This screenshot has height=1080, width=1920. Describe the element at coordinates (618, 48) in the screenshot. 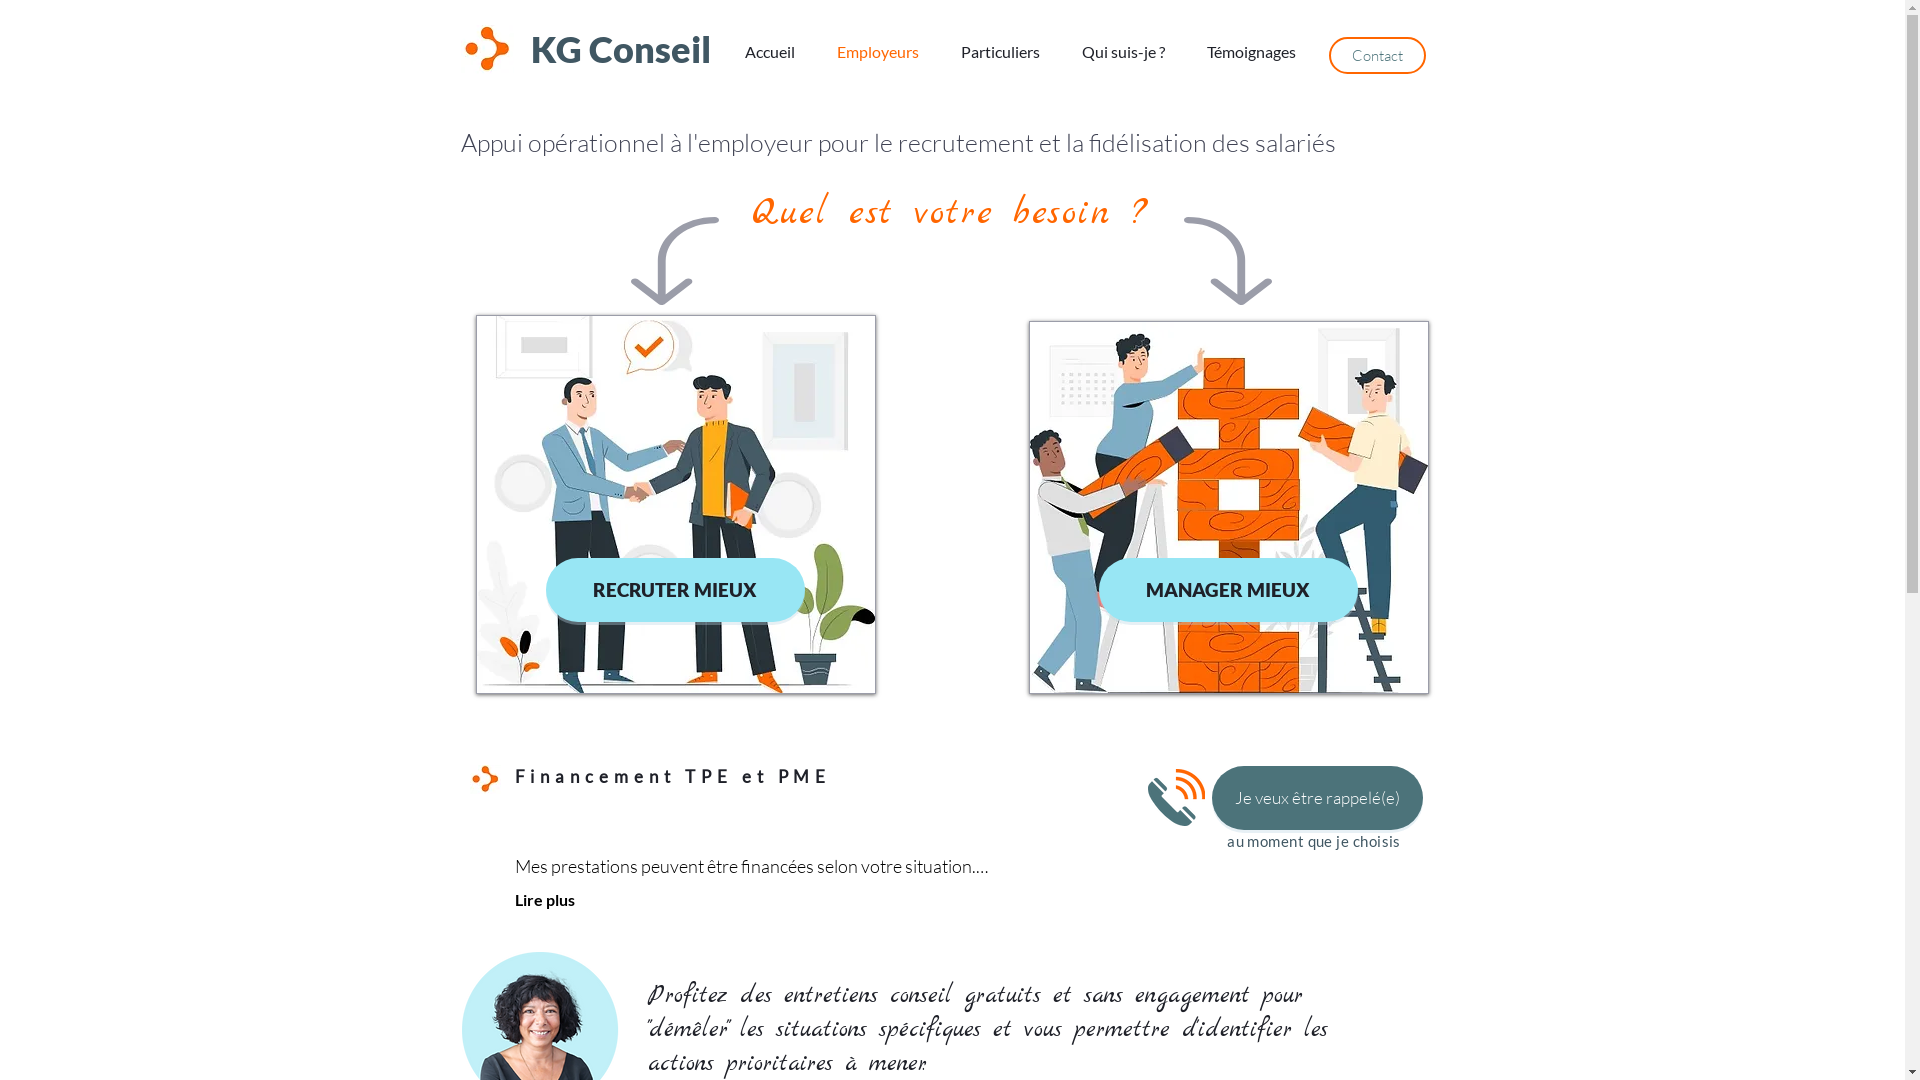

I see `'KG Conseil'` at that location.